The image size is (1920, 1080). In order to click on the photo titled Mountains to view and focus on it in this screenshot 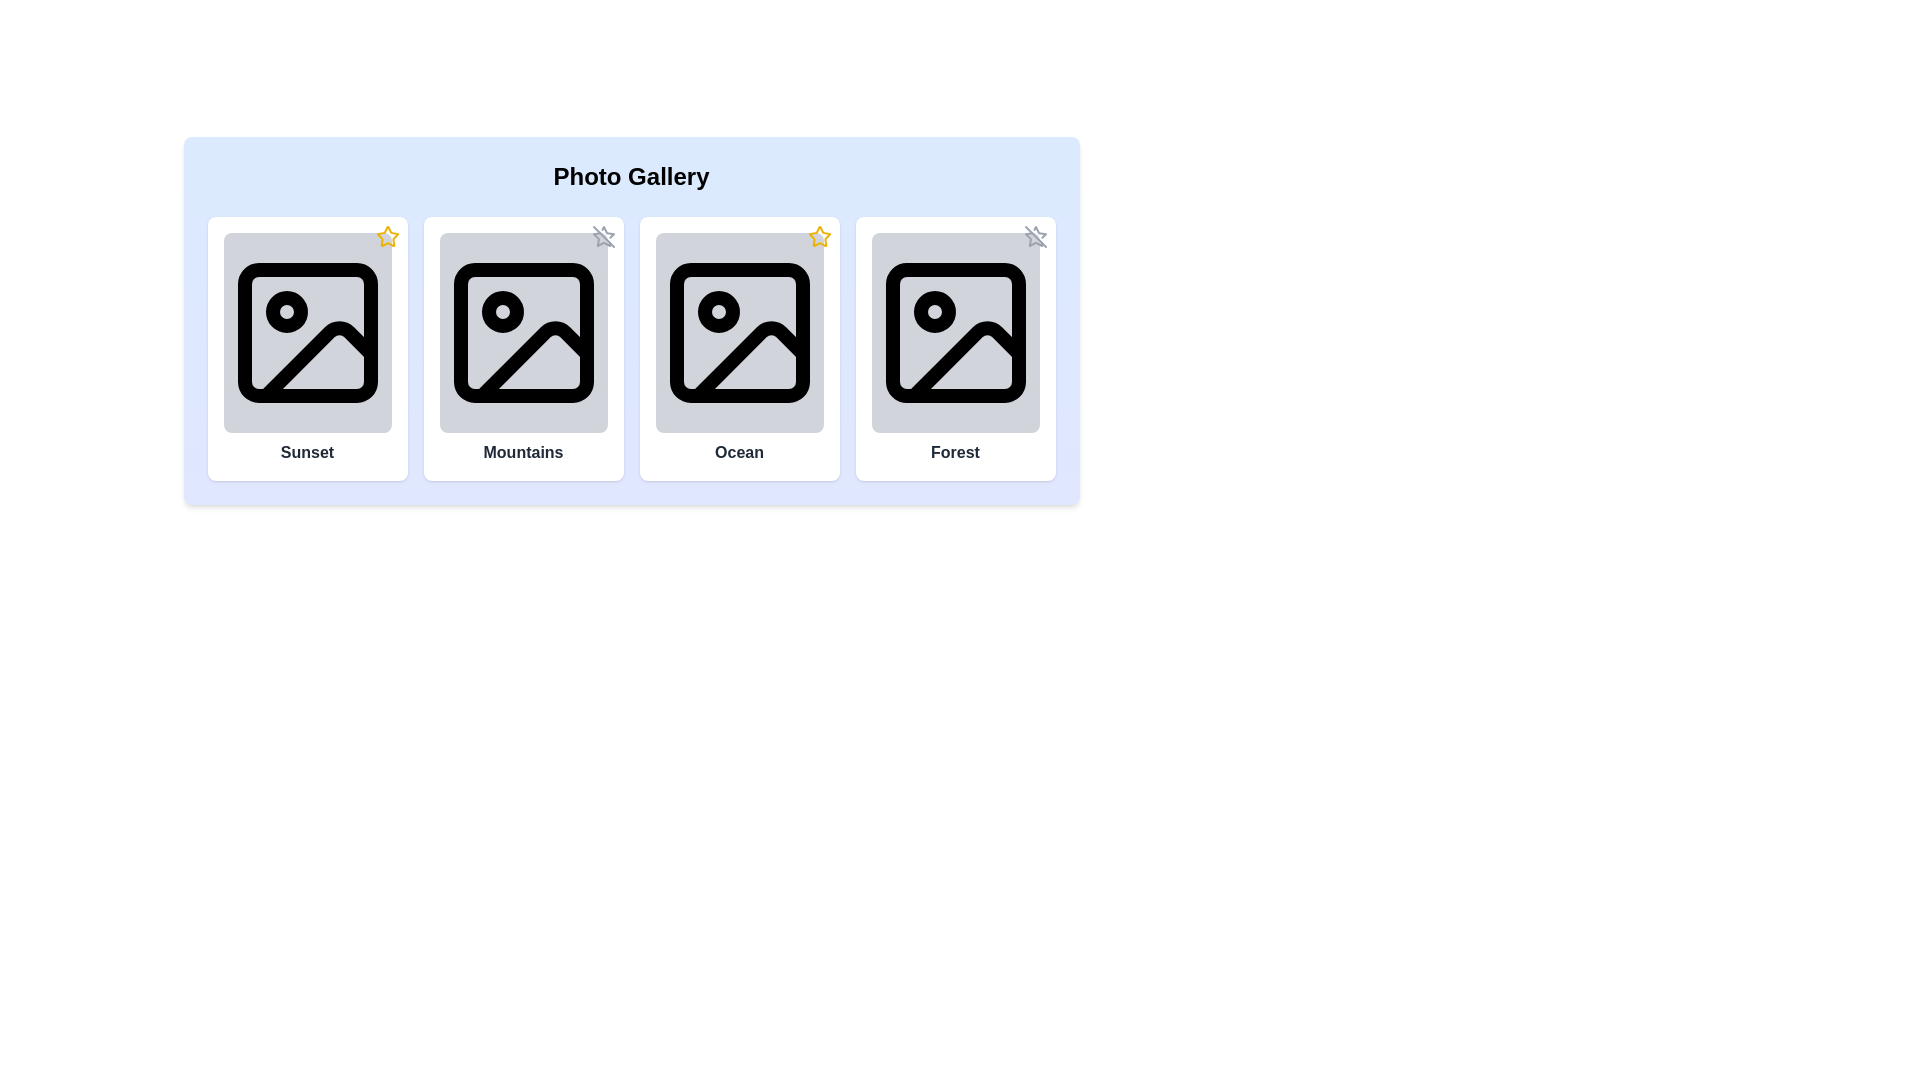, I will do `click(523, 331)`.